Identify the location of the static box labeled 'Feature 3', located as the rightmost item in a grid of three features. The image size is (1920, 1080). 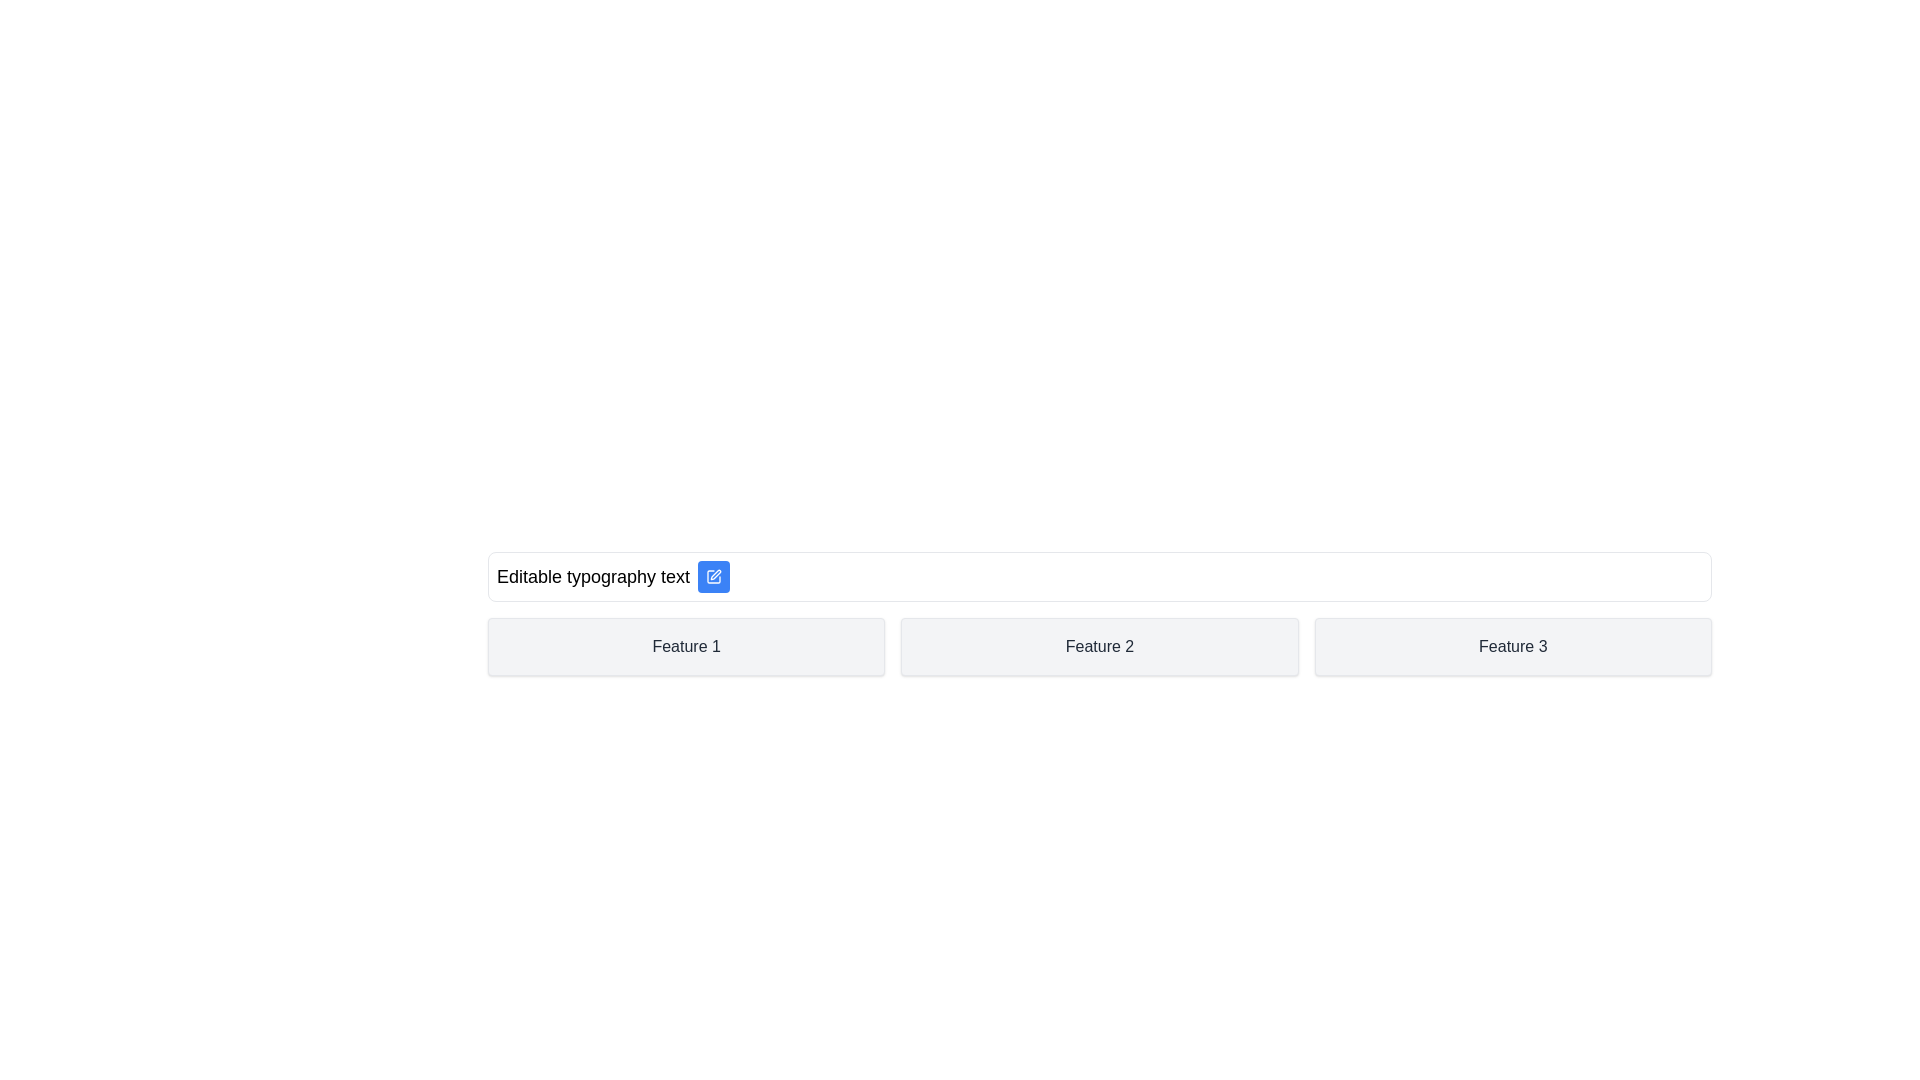
(1513, 647).